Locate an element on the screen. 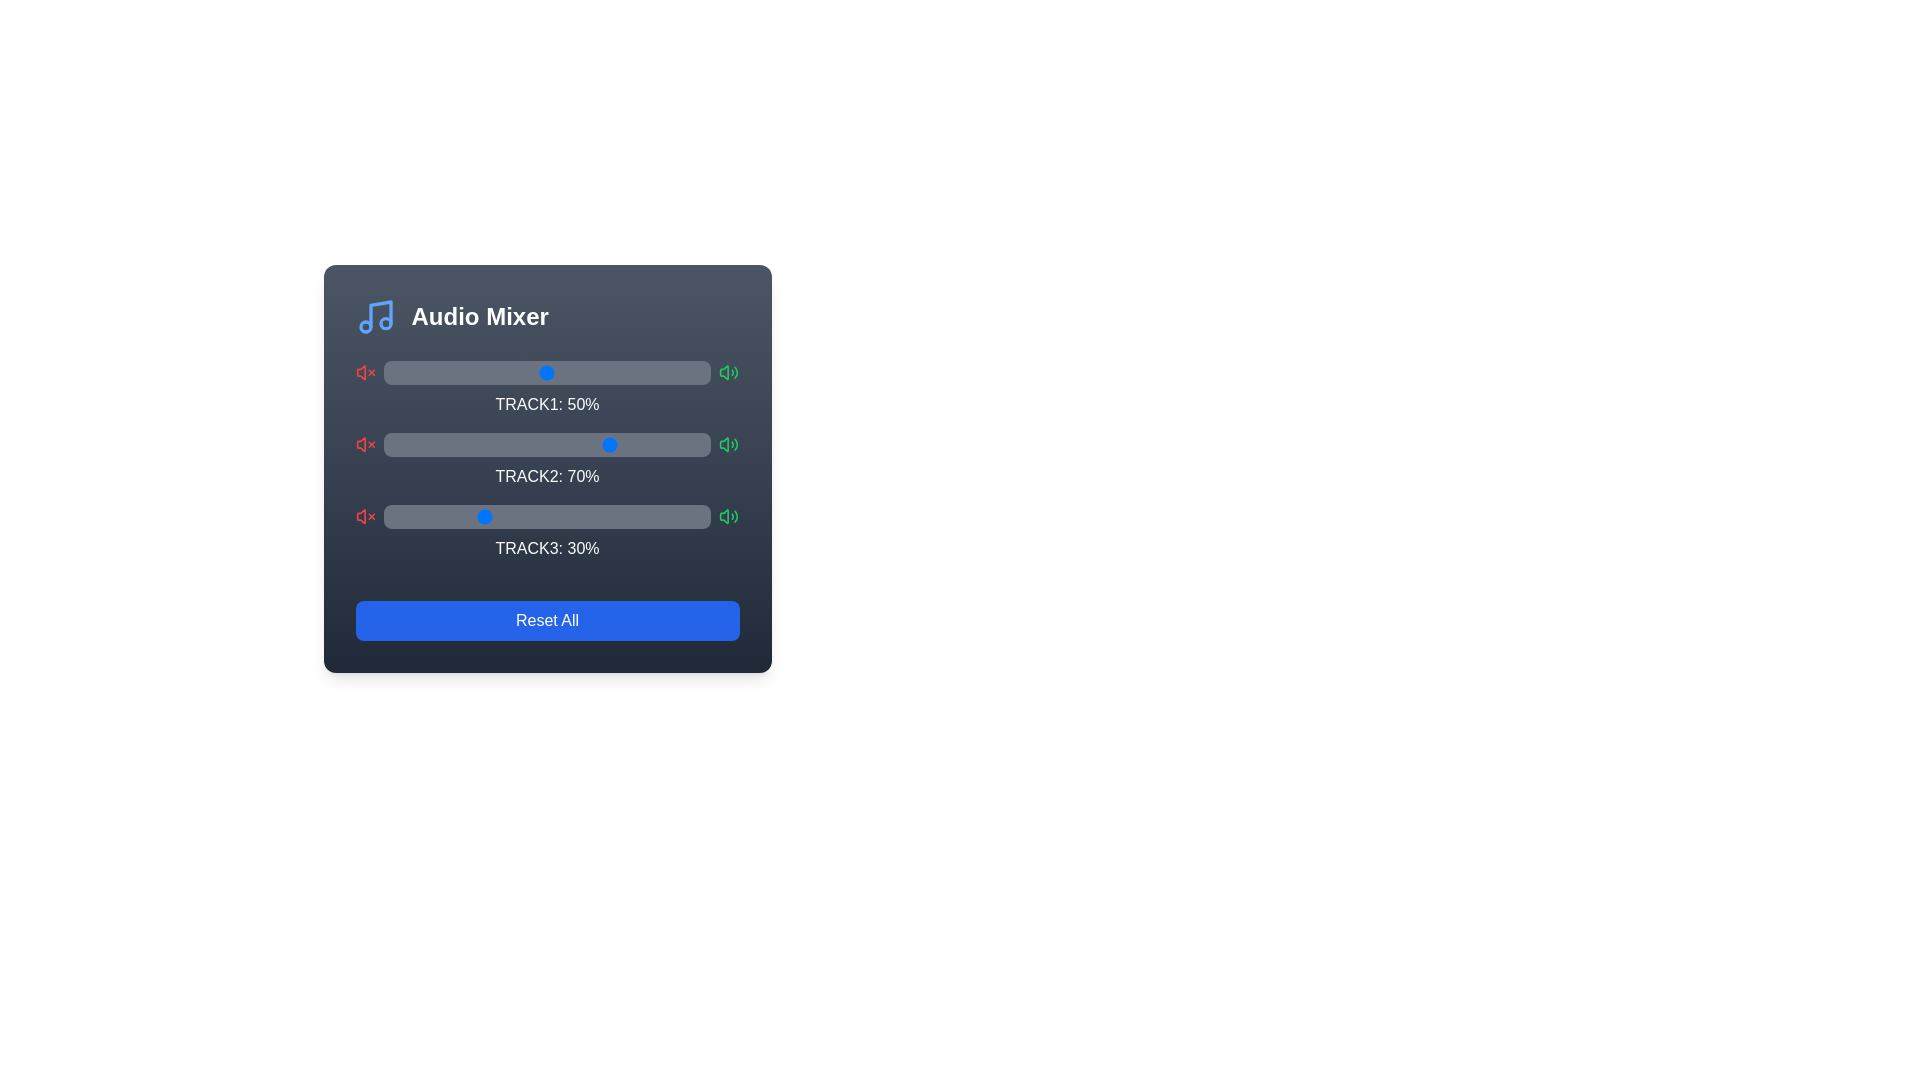 The image size is (1920, 1080). the mute icon for Track 1 is located at coordinates (365, 373).